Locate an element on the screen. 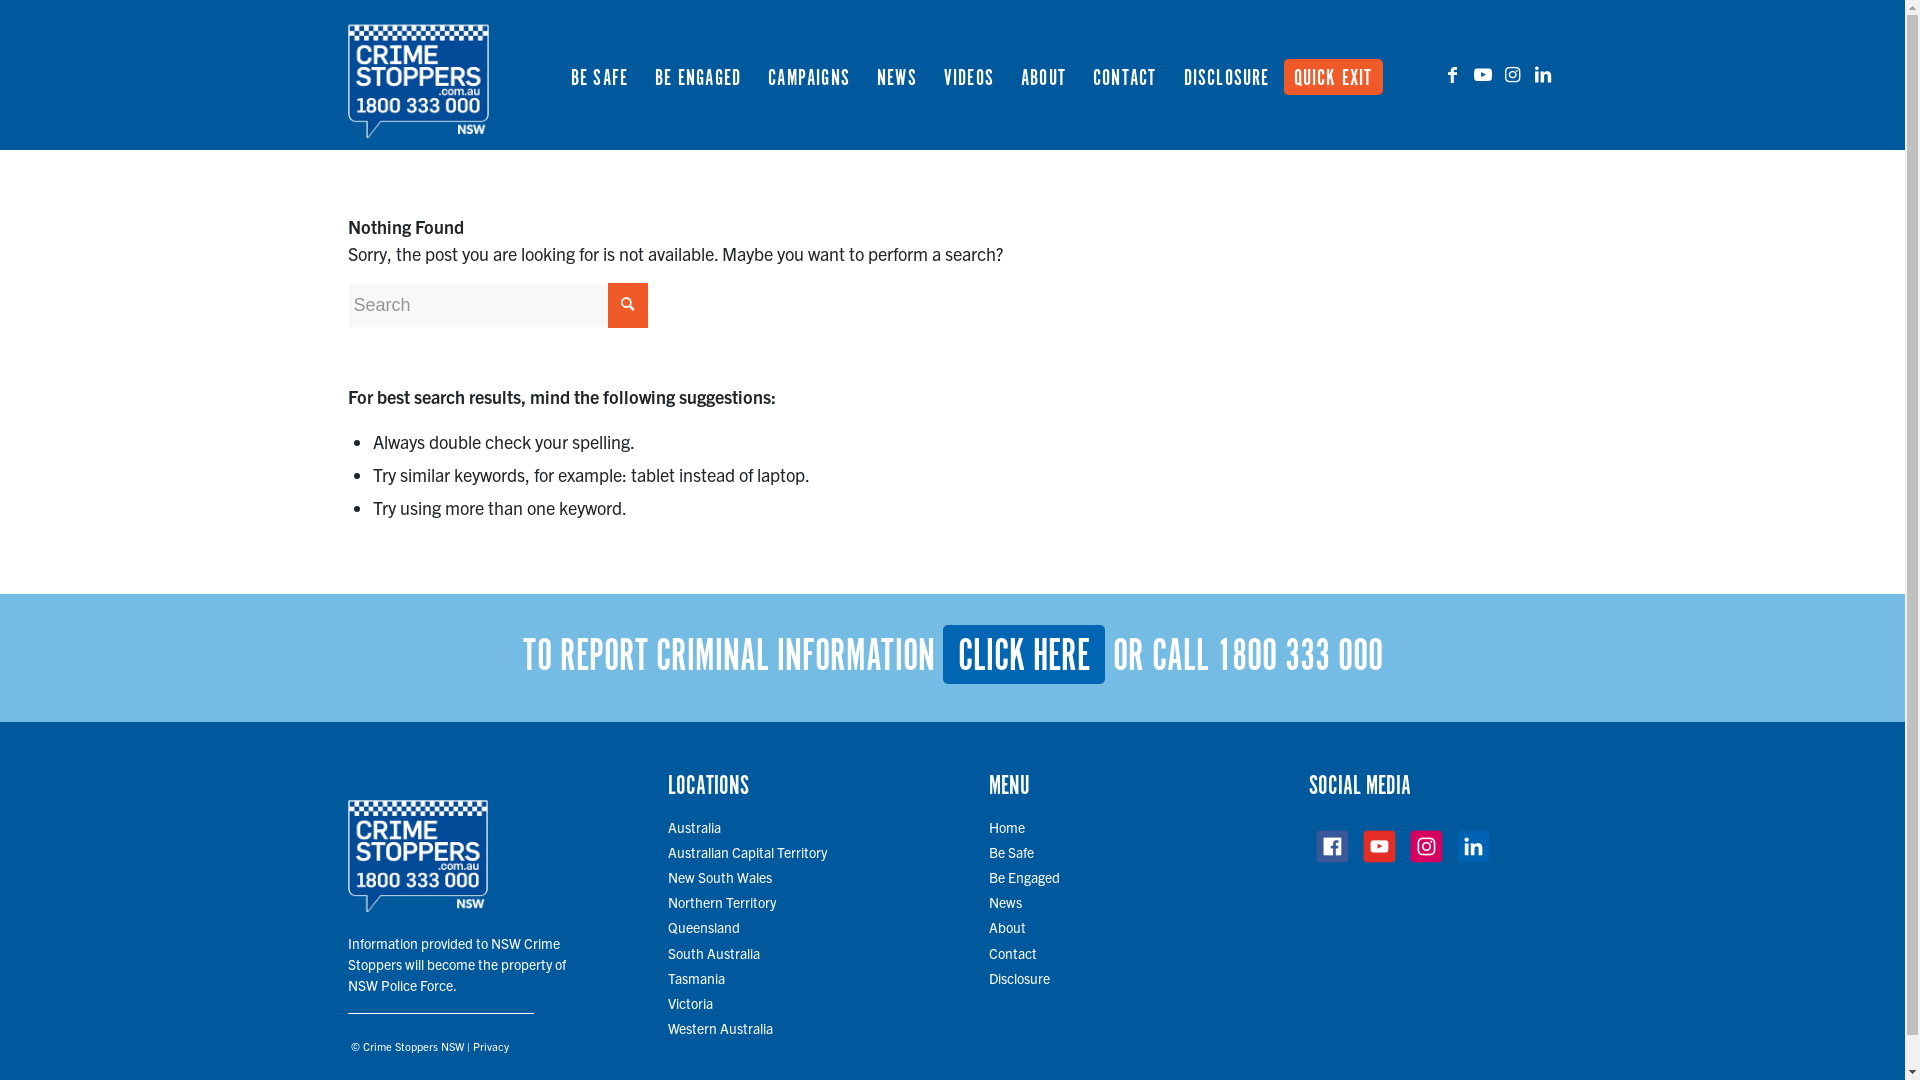  'QUICK EXIT' is located at coordinates (1338, 73).